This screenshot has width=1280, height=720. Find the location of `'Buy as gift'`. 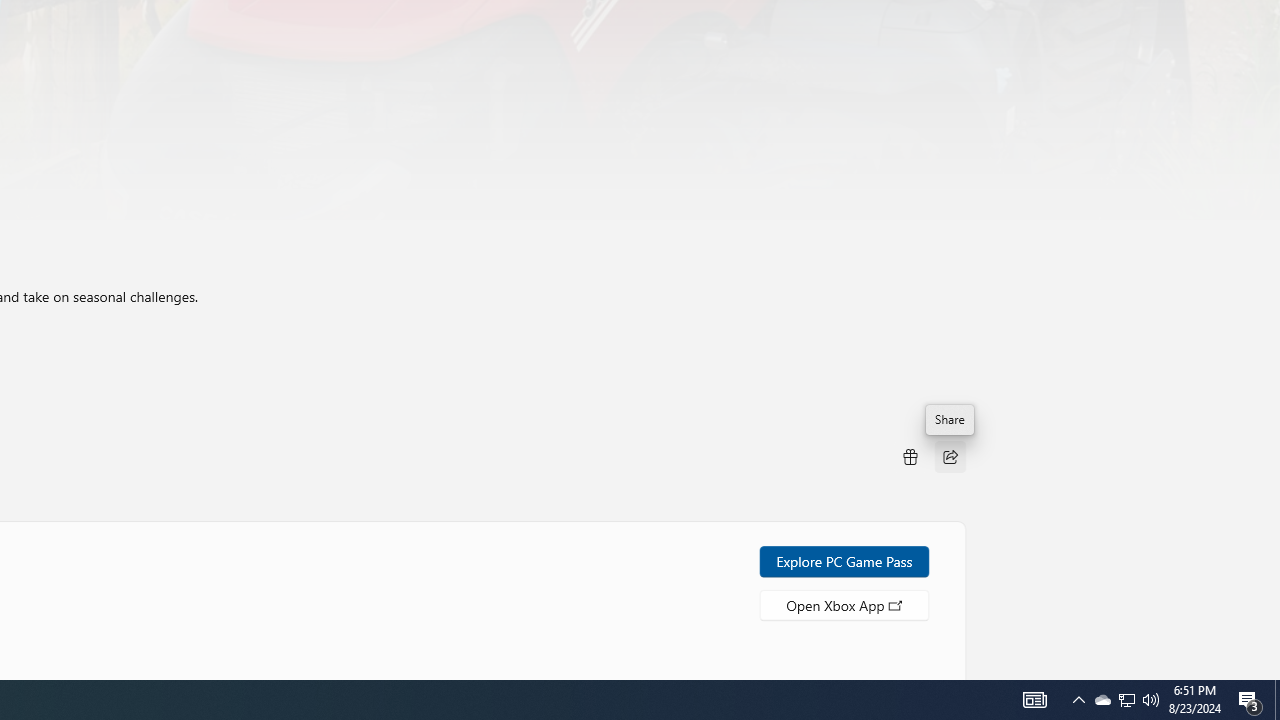

'Buy as gift' is located at coordinates (908, 456).